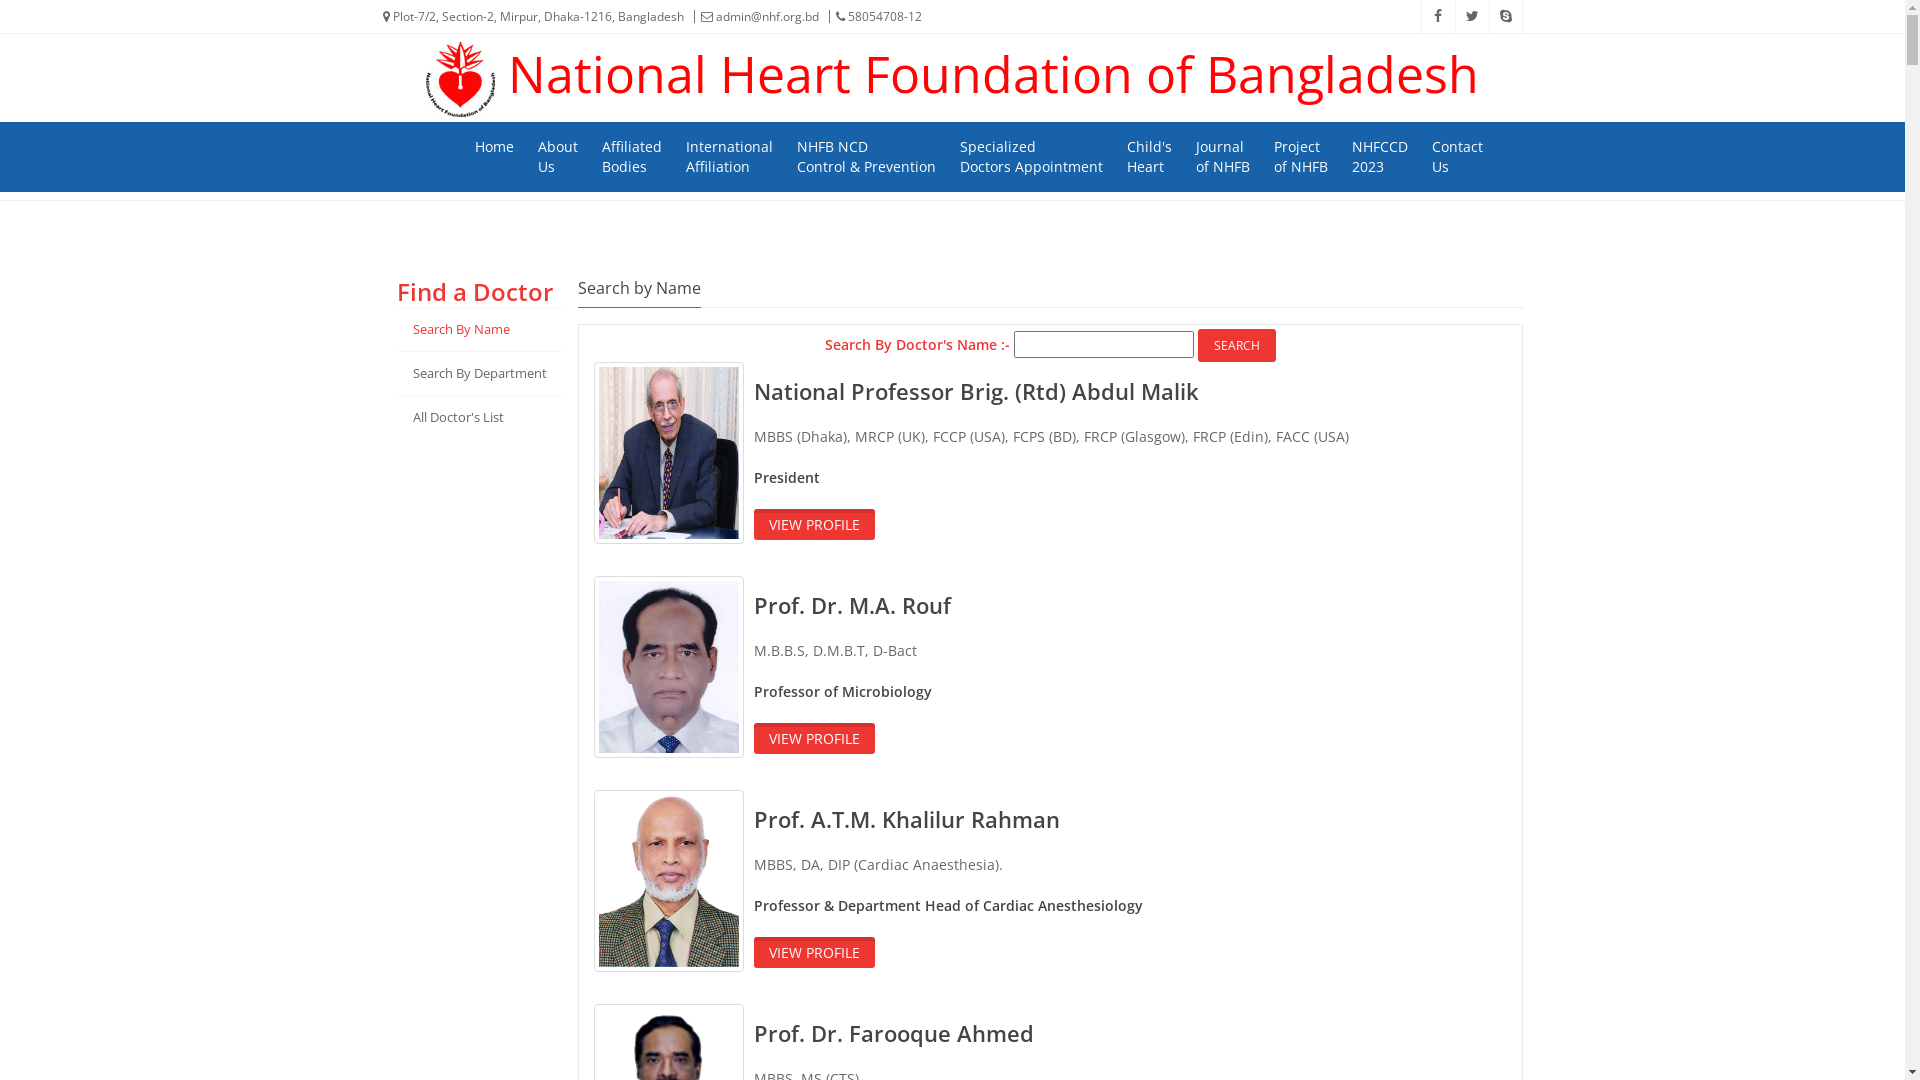  Describe the element at coordinates (814, 523) in the screenshot. I see `'VIEW PROFILE'` at that location.